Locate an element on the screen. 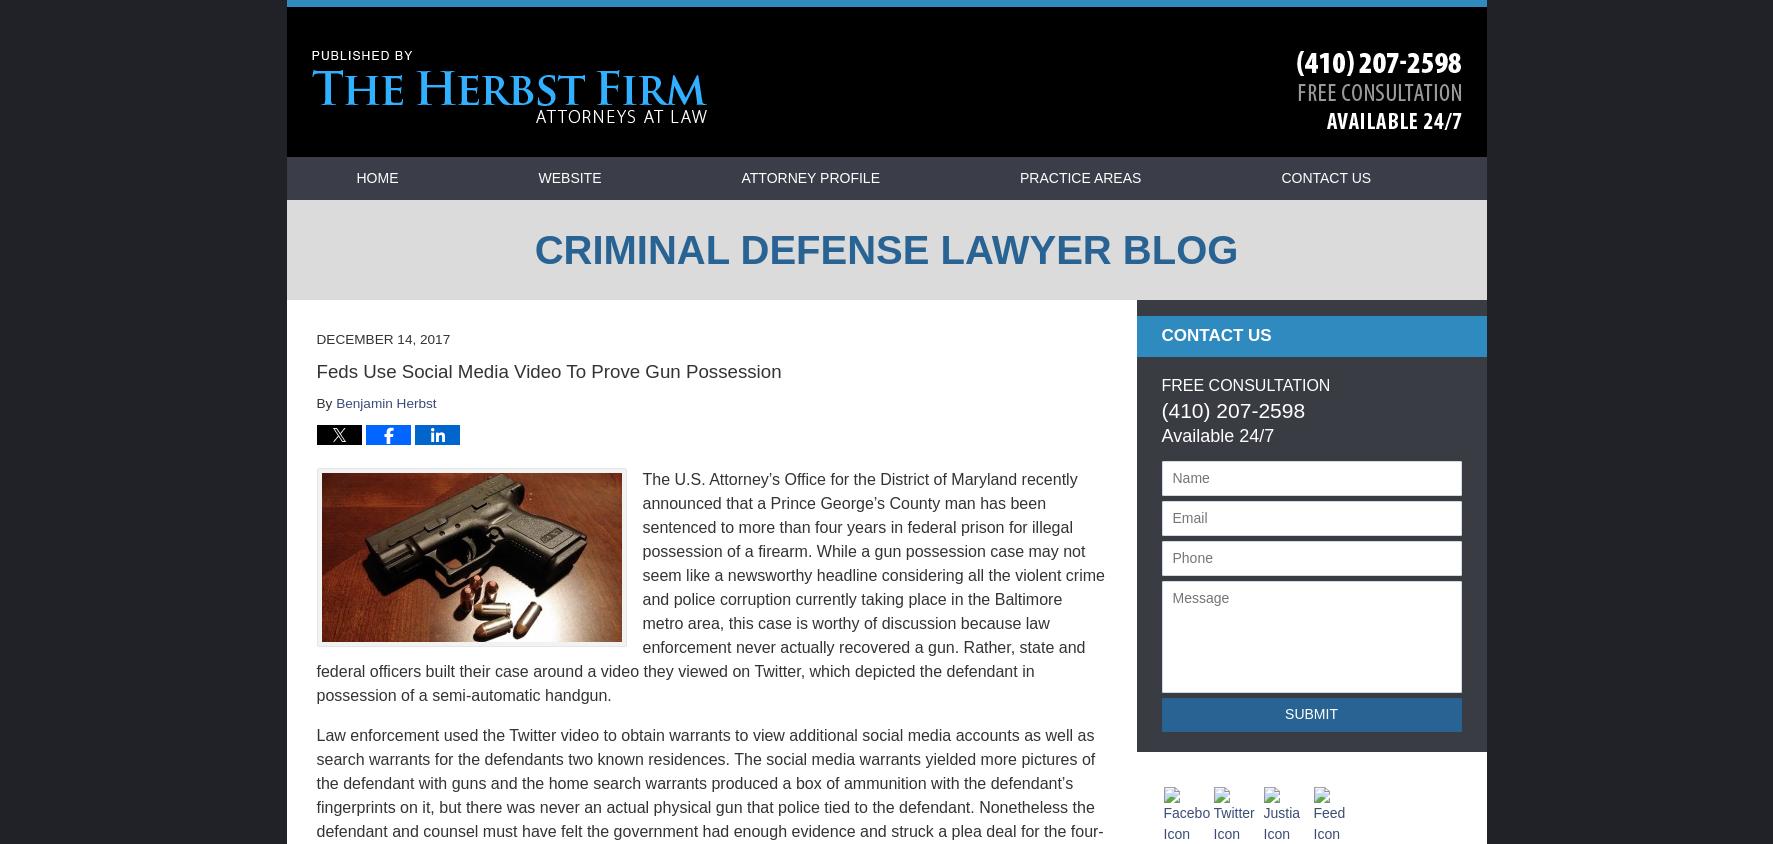 The image size is (1773, 844). 'By' is located at coordinates (326, 403).